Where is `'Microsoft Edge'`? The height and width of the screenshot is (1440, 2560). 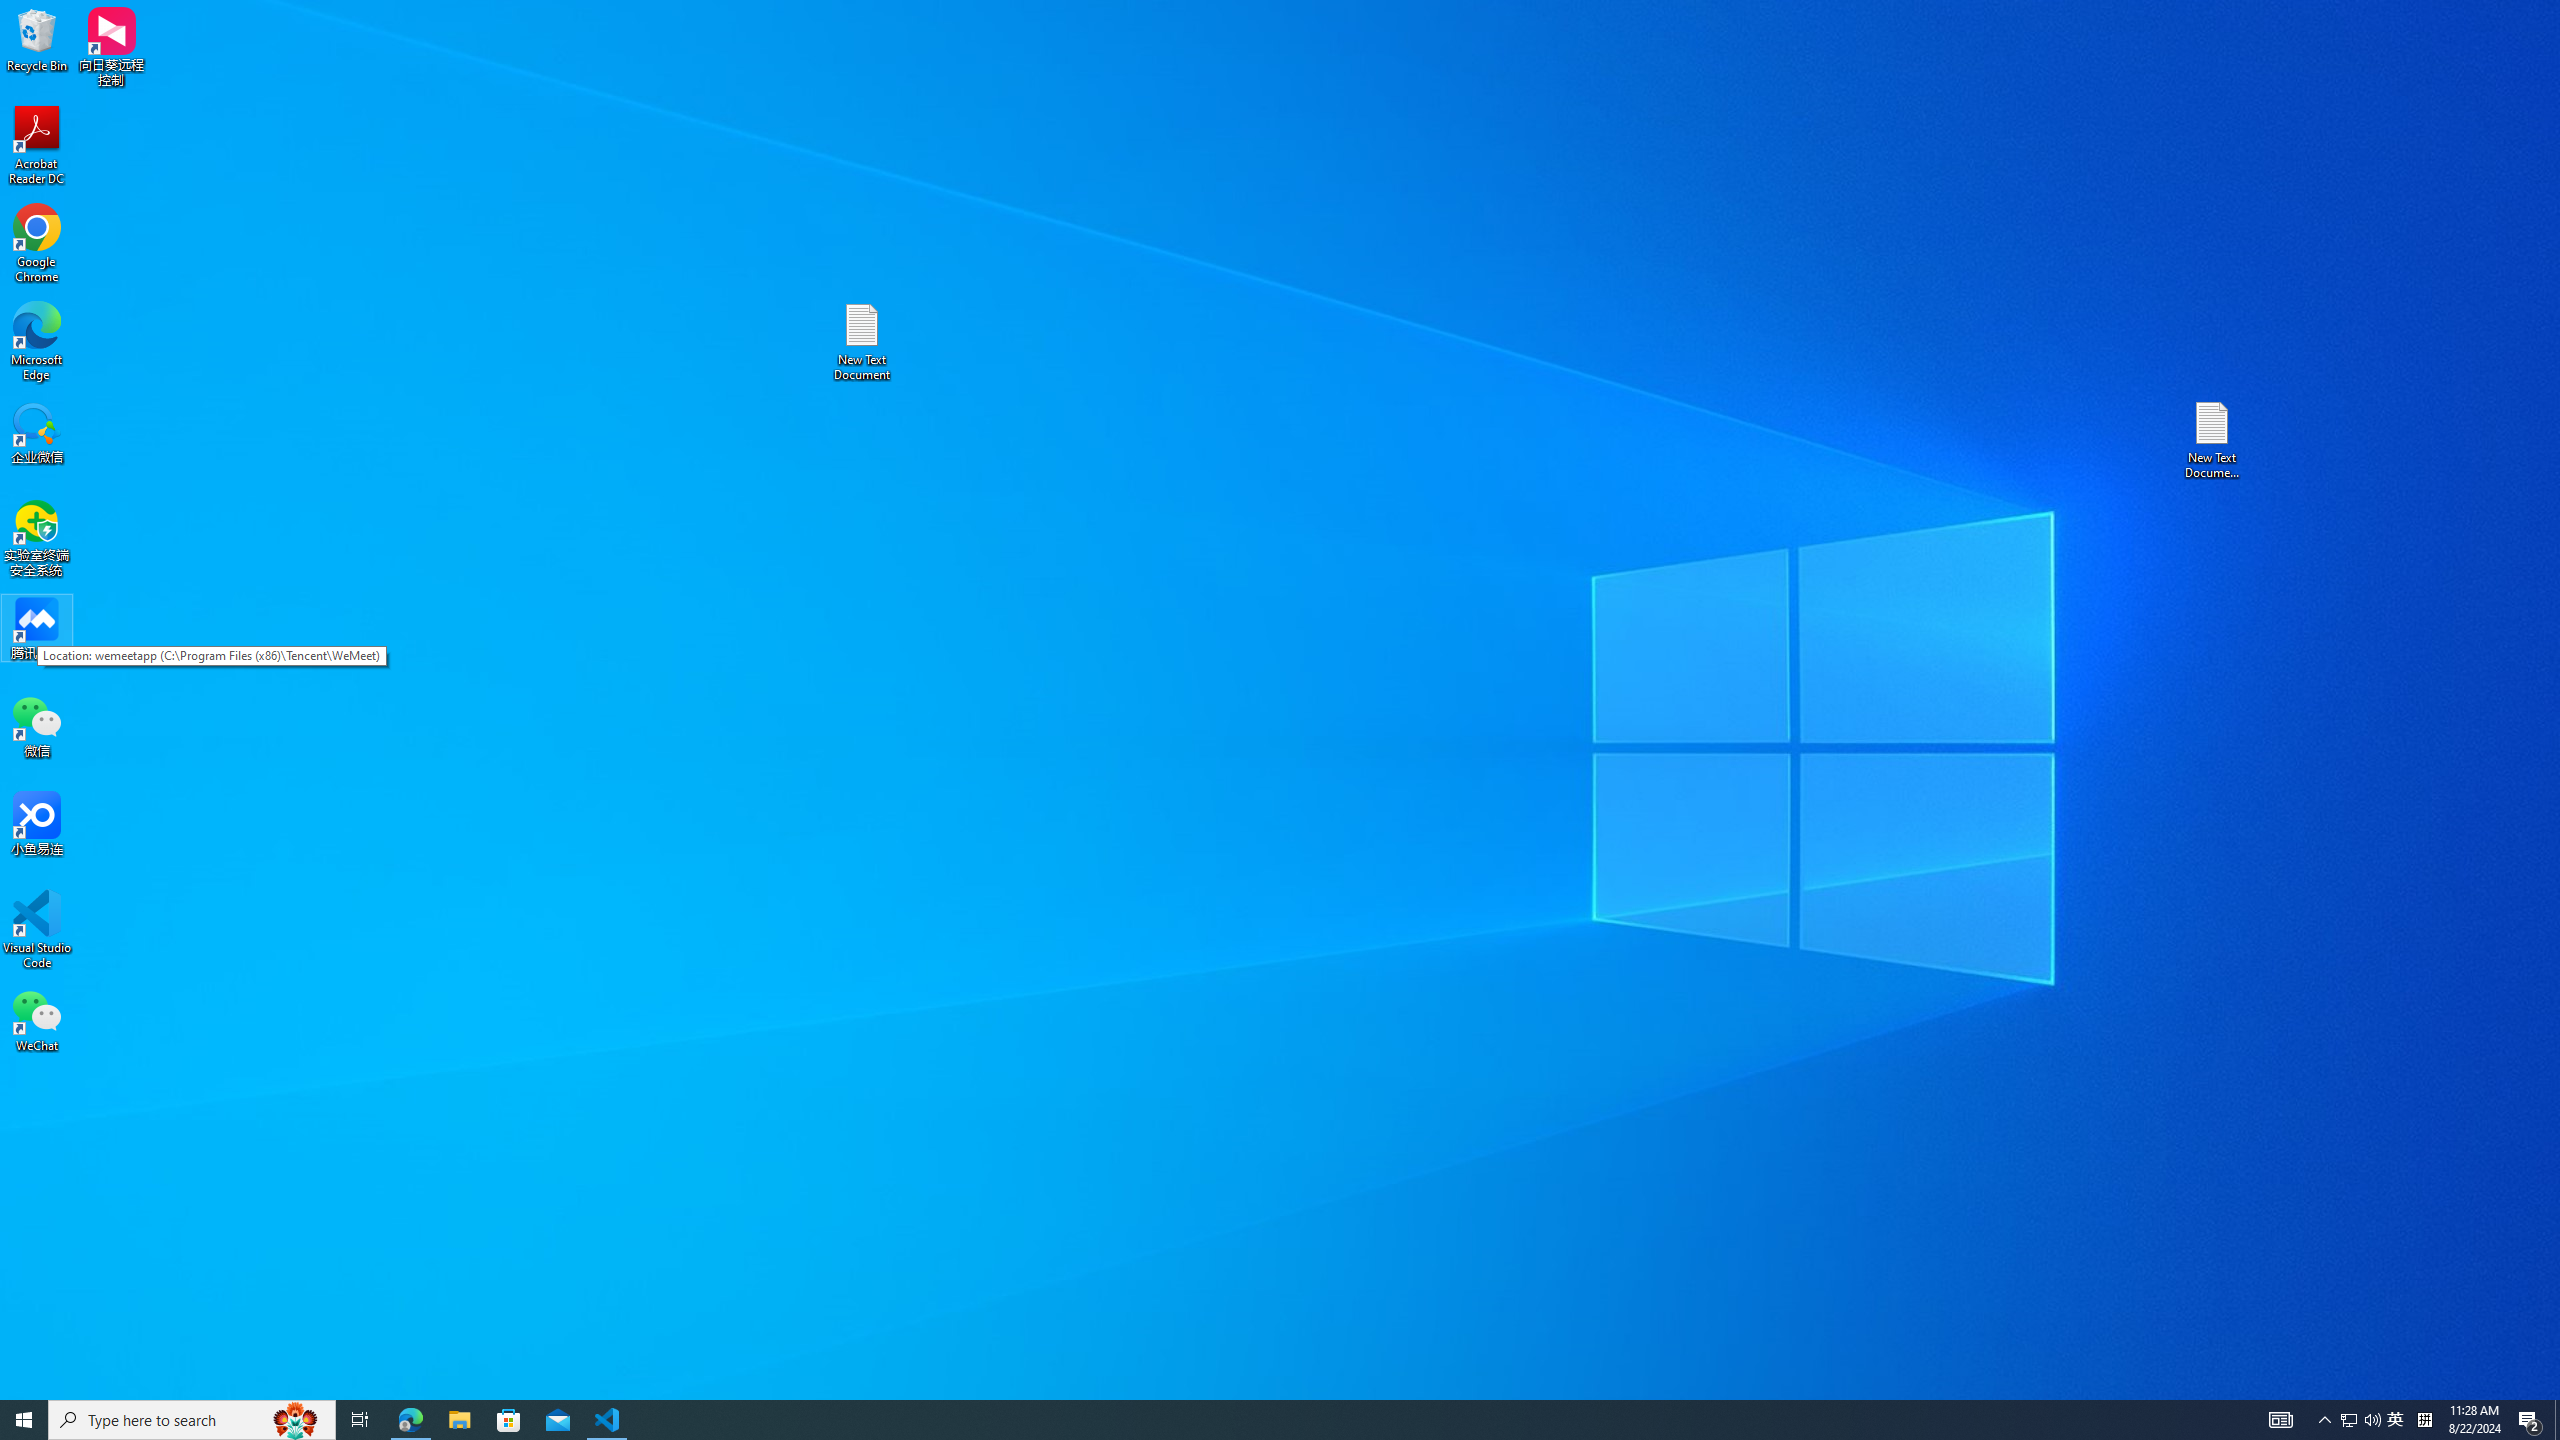
'Microsoft Edge' is located at coordinates (36, 341).